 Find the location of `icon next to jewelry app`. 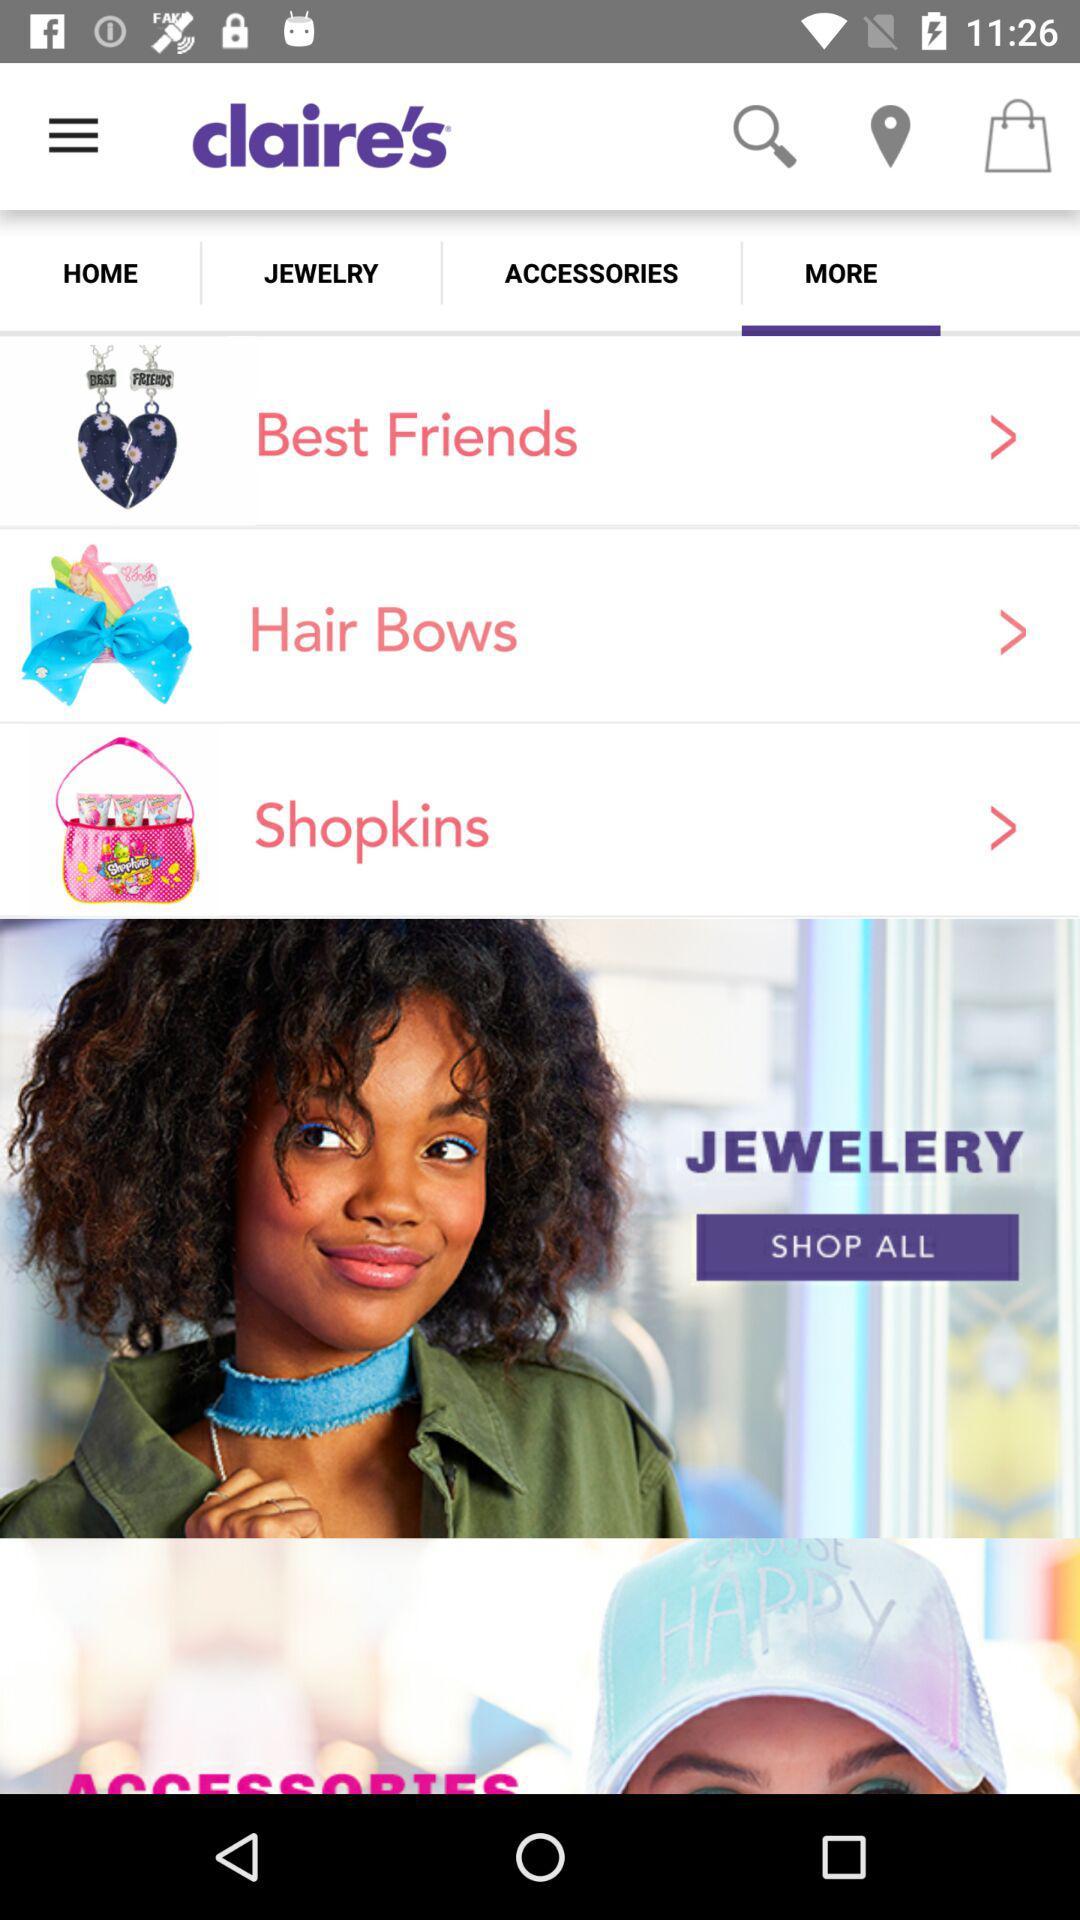

icon next to jewelry app is located at coordinates (590, 272).